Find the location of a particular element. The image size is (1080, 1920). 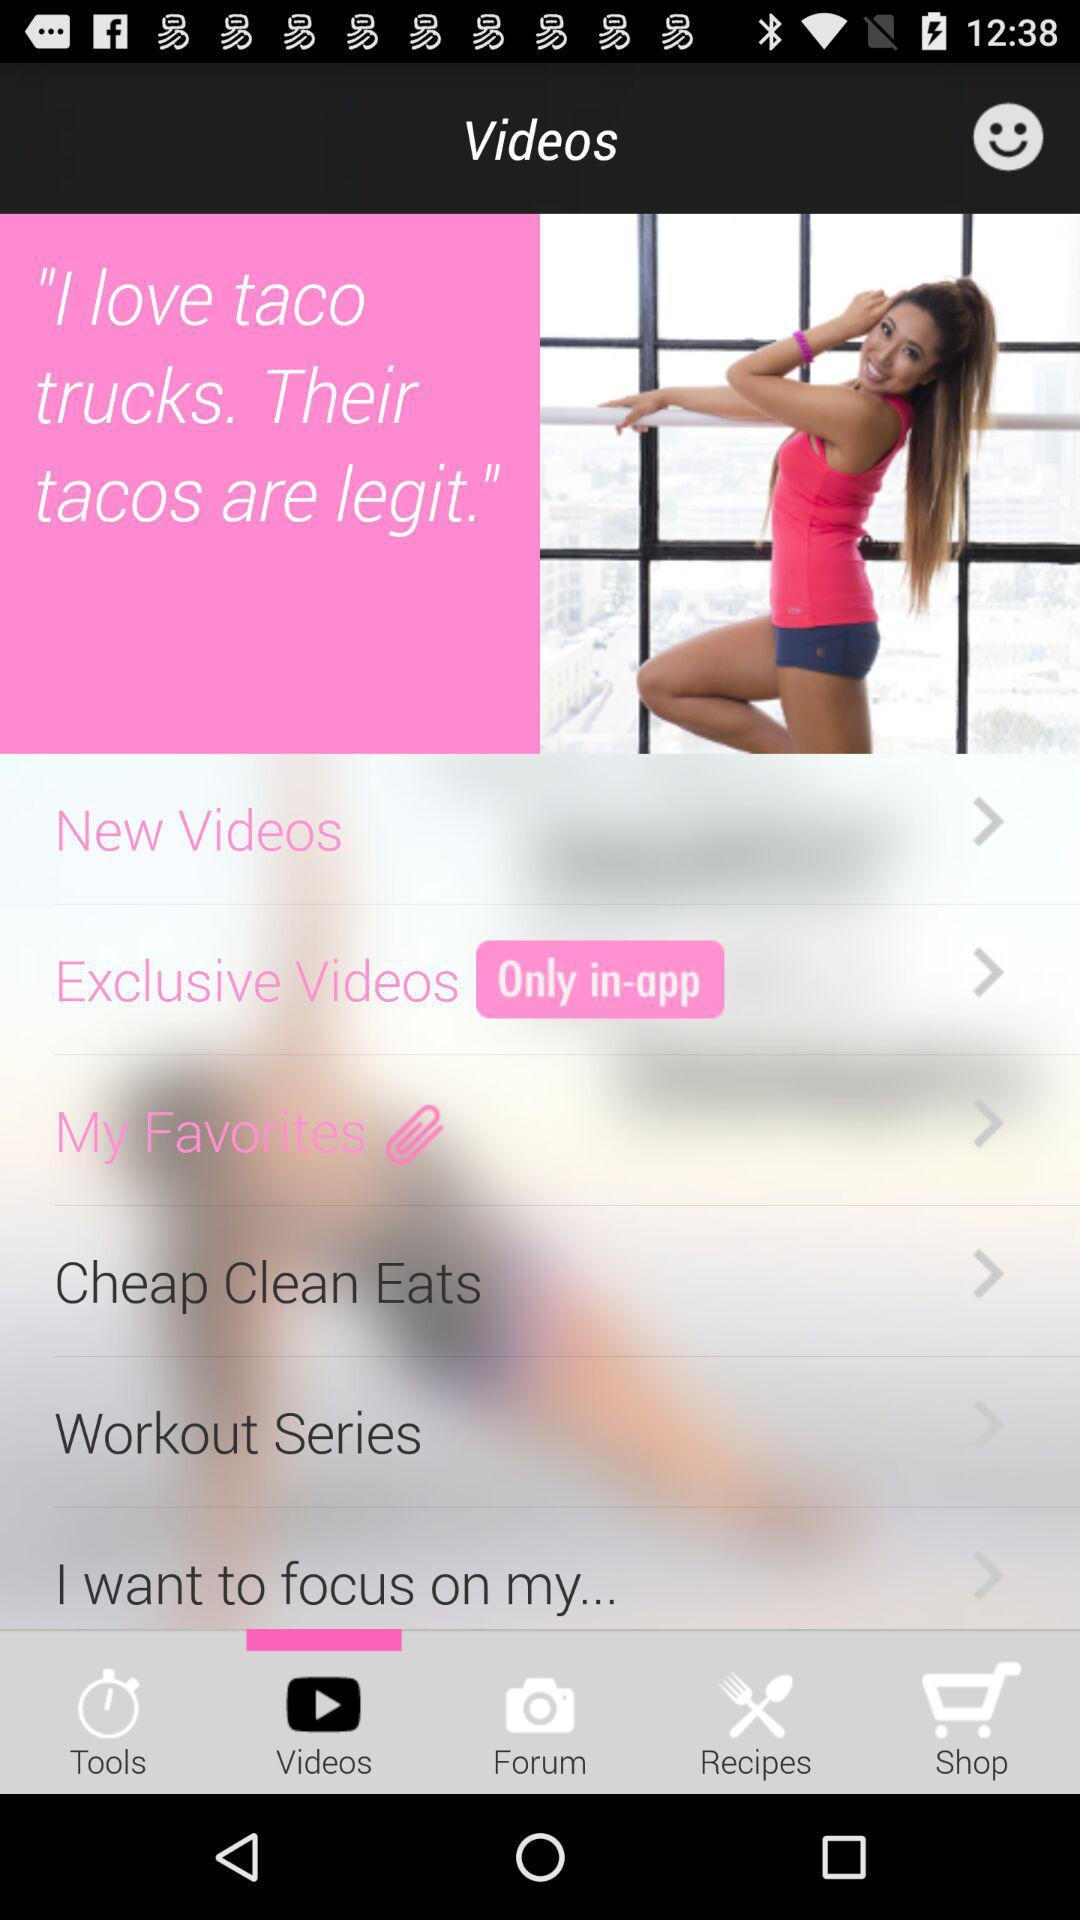

the emoji icon is located at coordinates (1007, 146).